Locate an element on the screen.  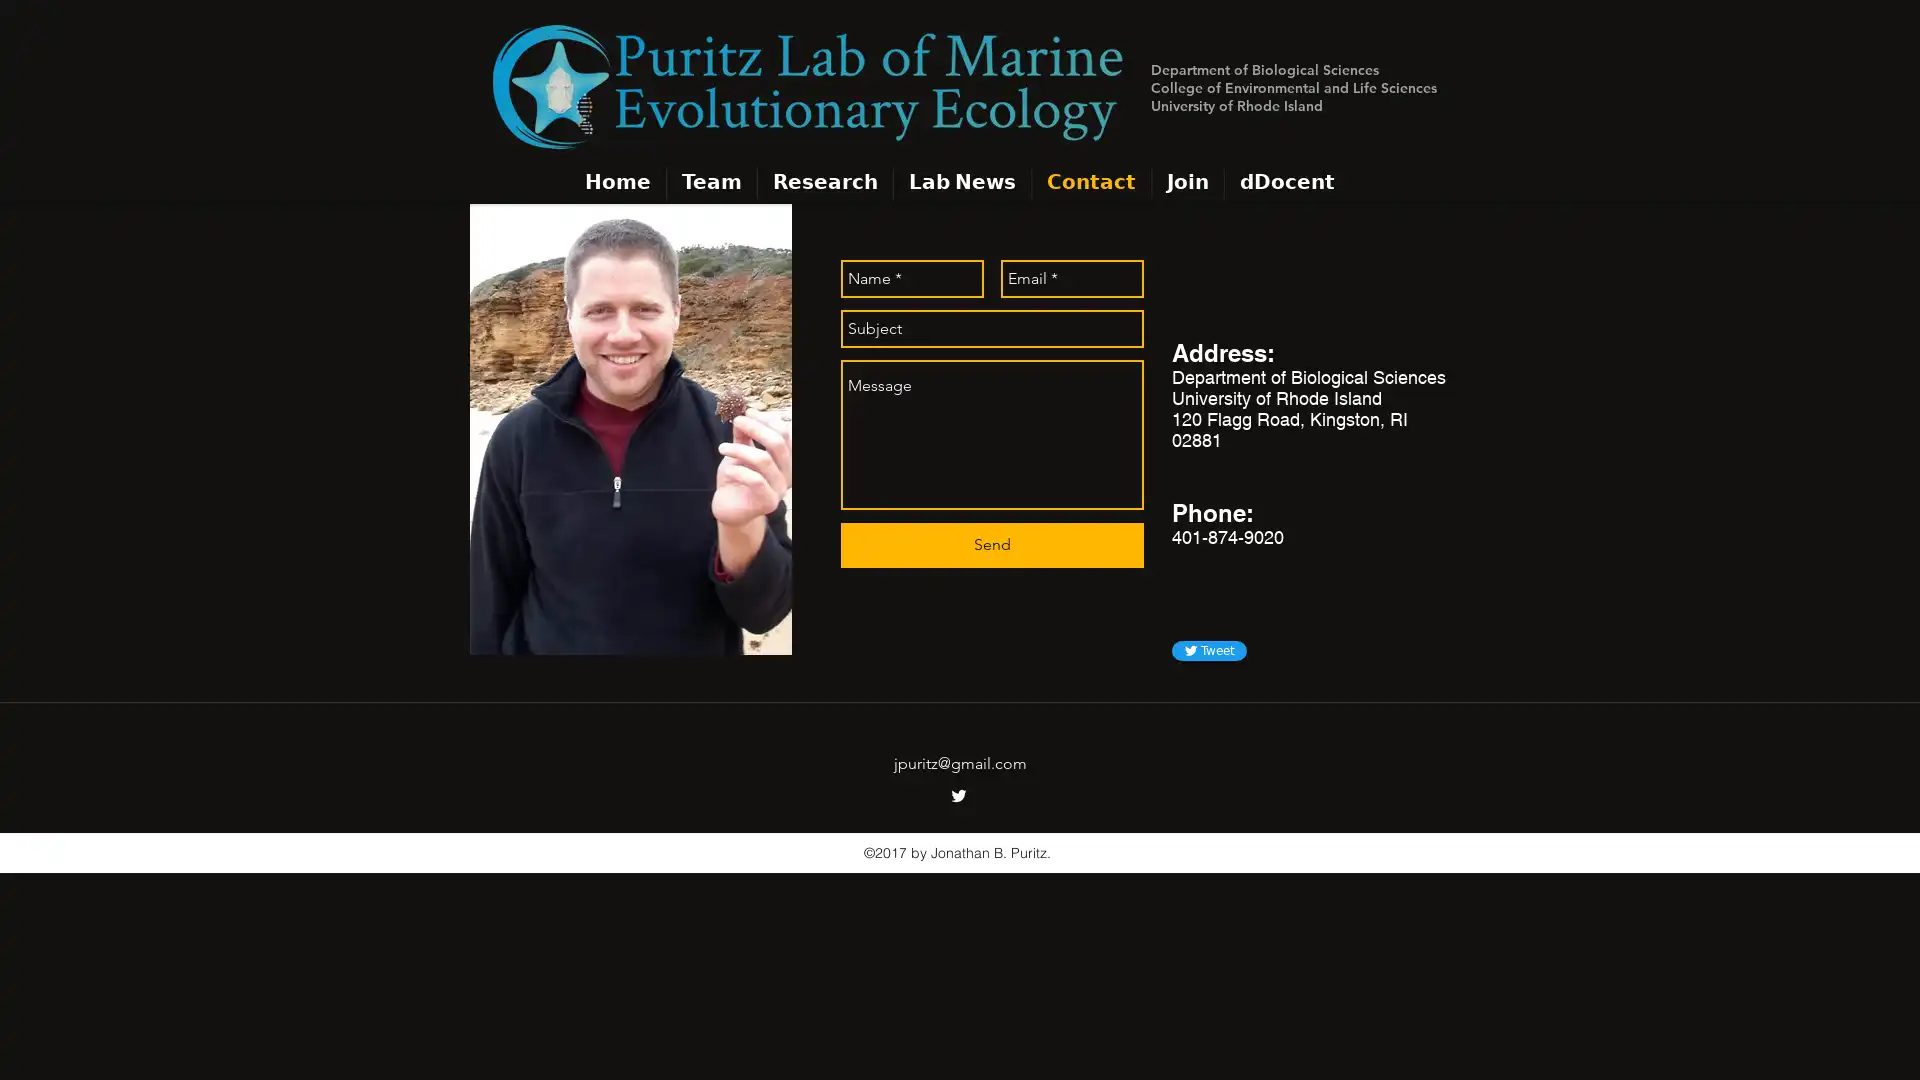
Send is located at coordinates (992, 545).